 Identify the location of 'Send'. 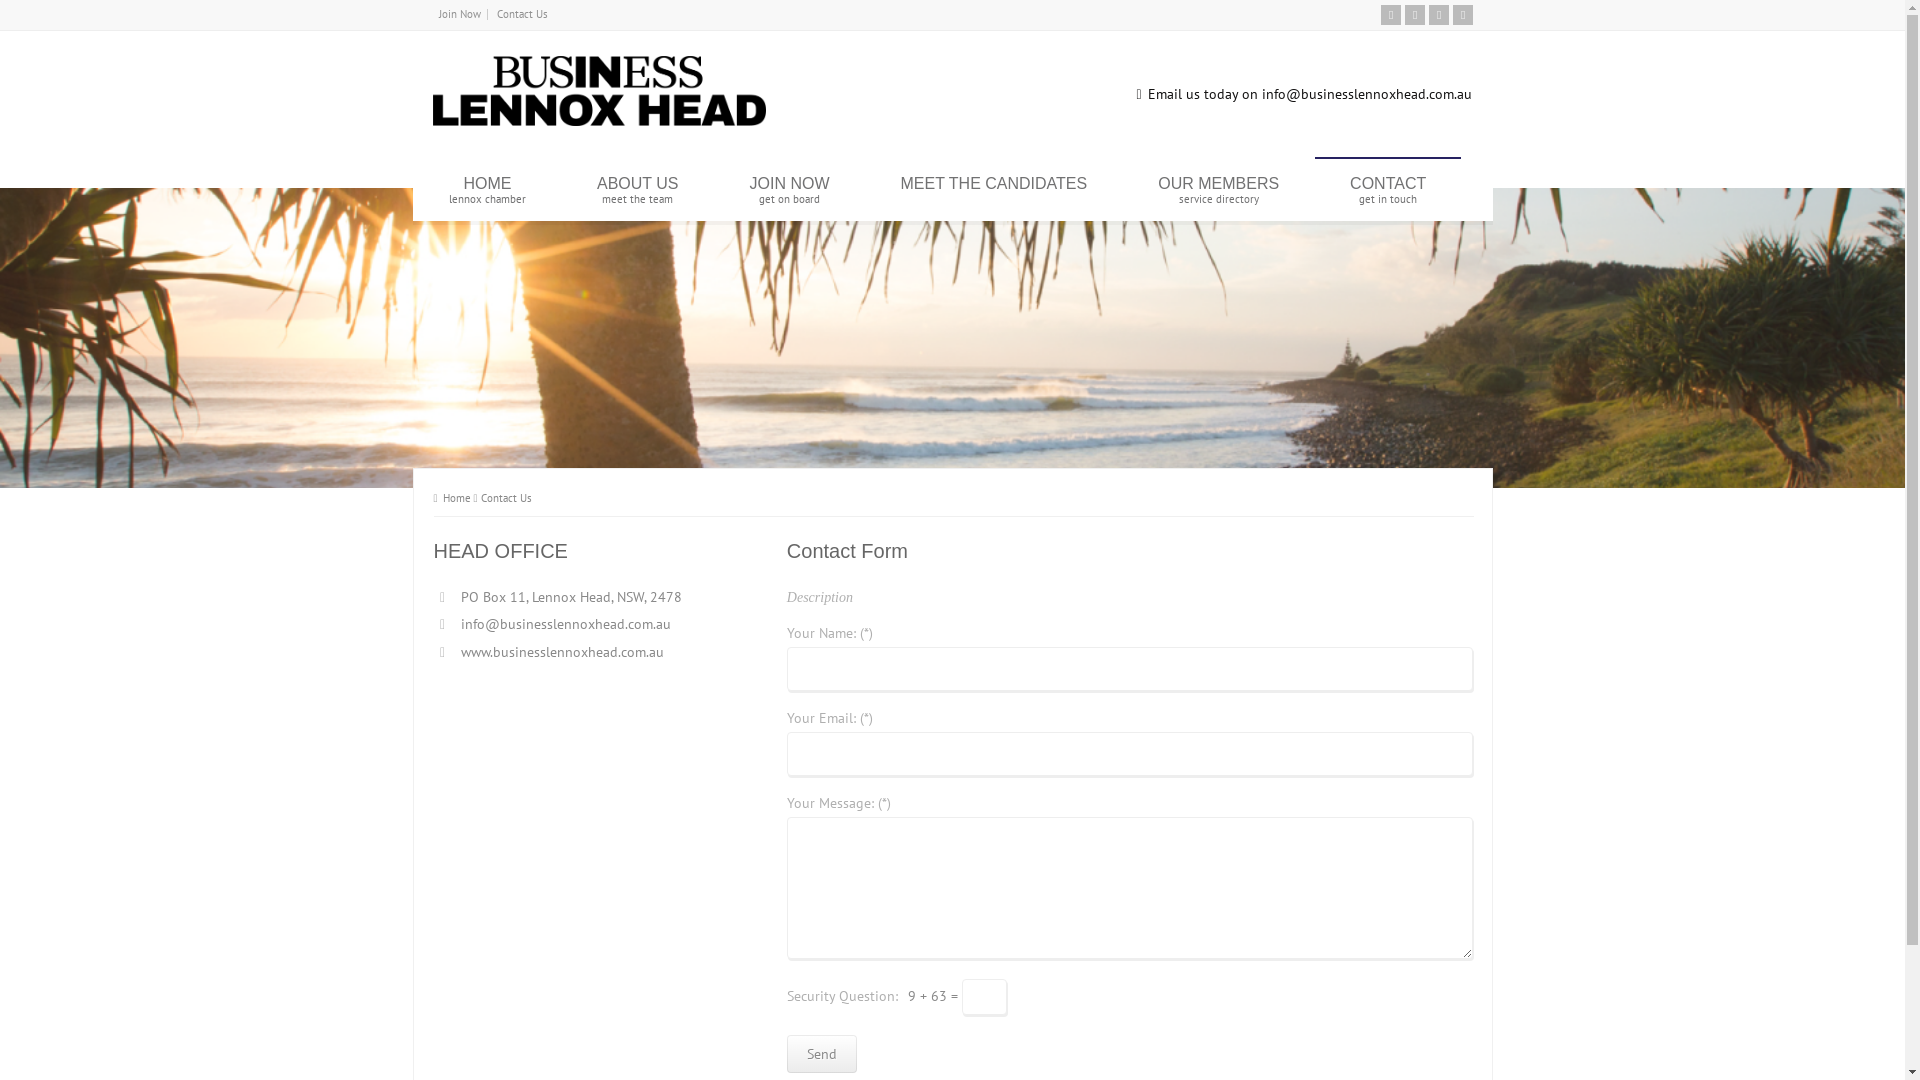
(821, 1052).